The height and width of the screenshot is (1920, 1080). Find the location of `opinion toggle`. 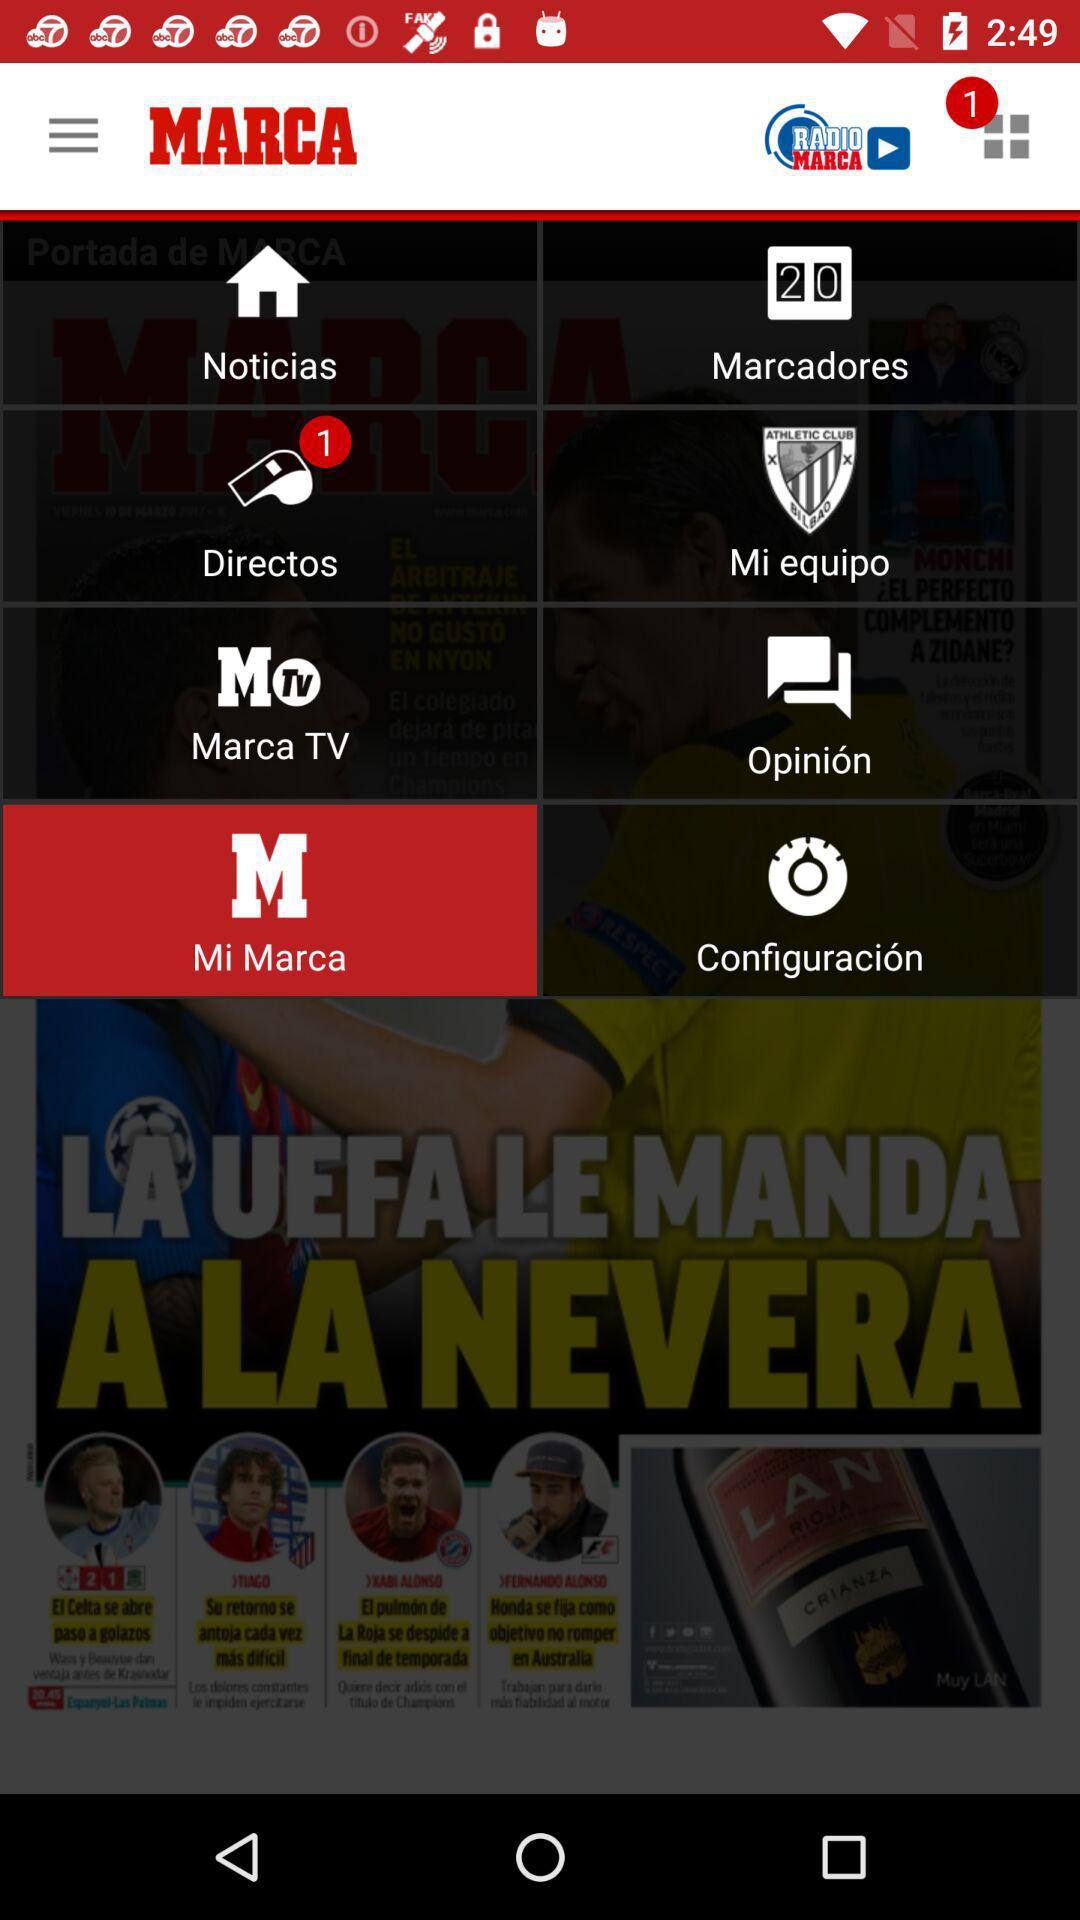

opinion toggle is located at coordinates (810, 703).